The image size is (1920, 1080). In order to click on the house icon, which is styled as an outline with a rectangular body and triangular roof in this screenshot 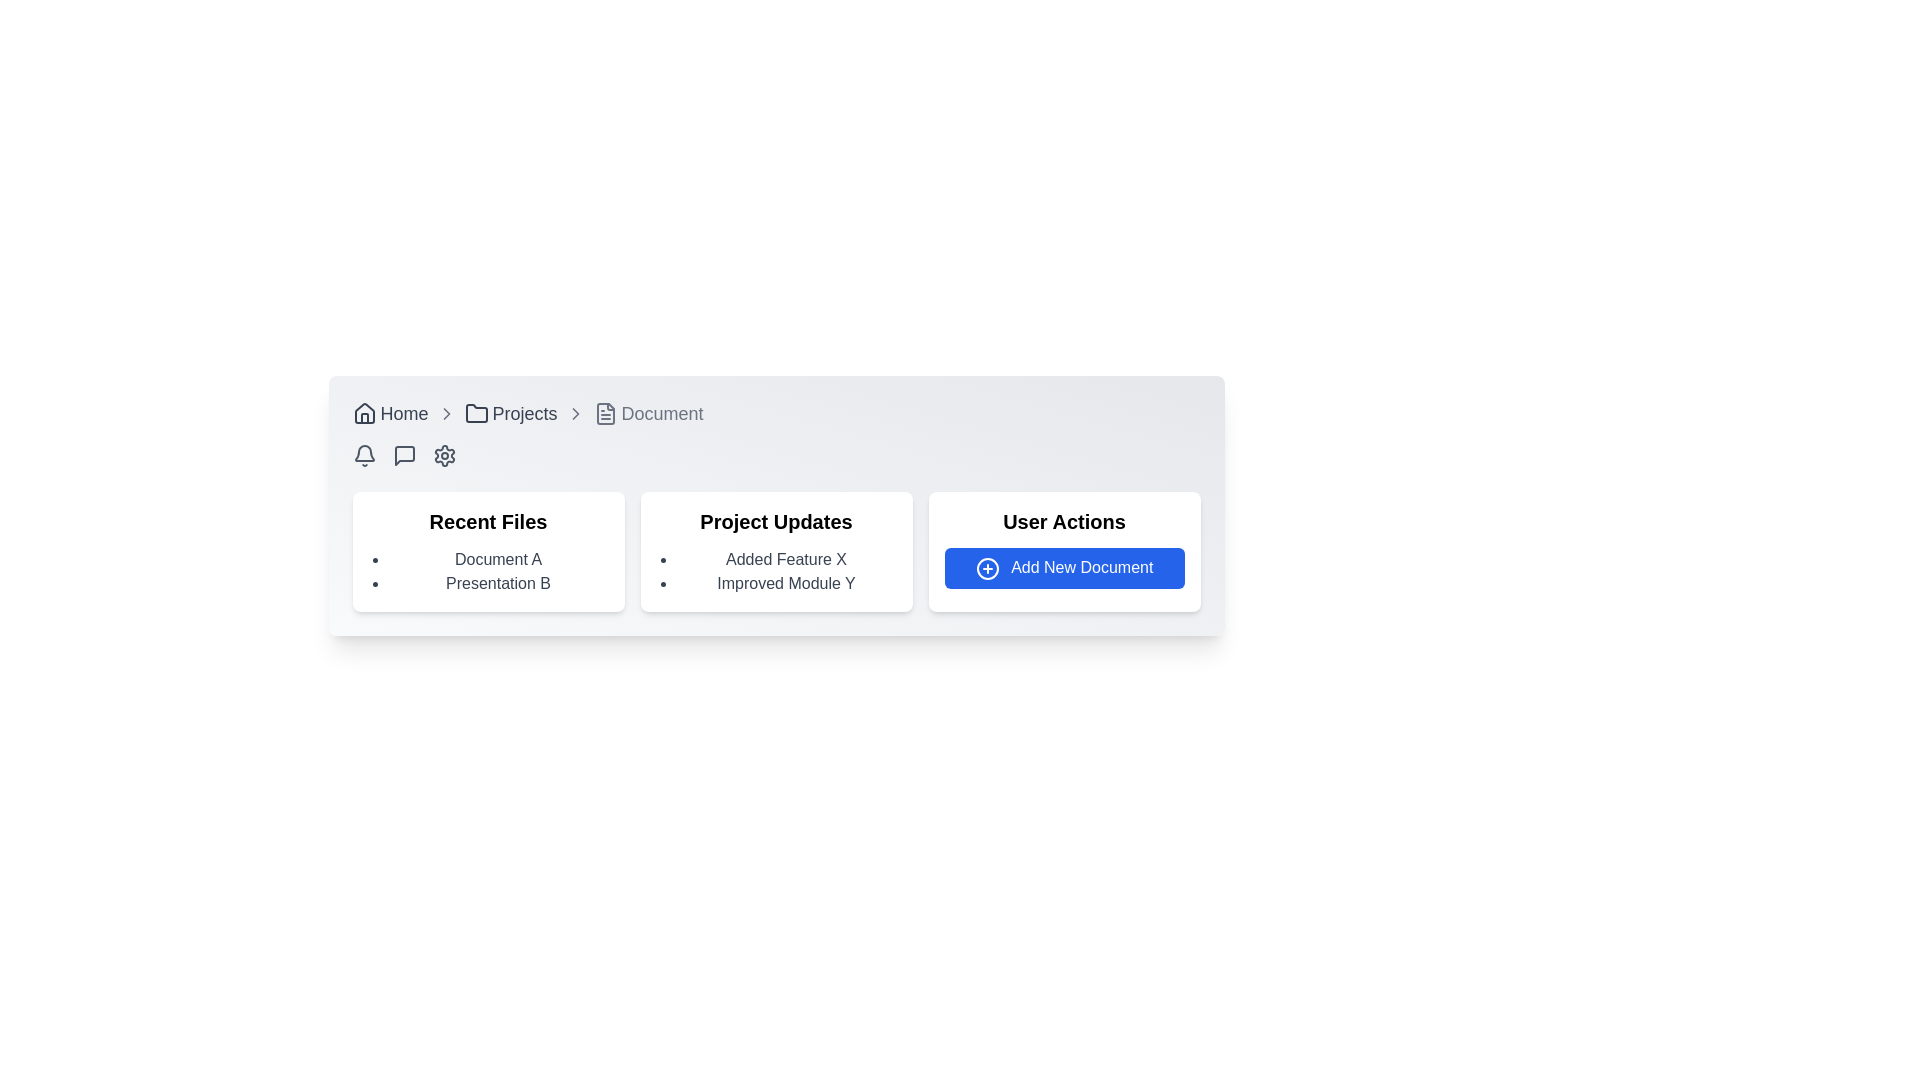, I will do `click(364, 412)`.